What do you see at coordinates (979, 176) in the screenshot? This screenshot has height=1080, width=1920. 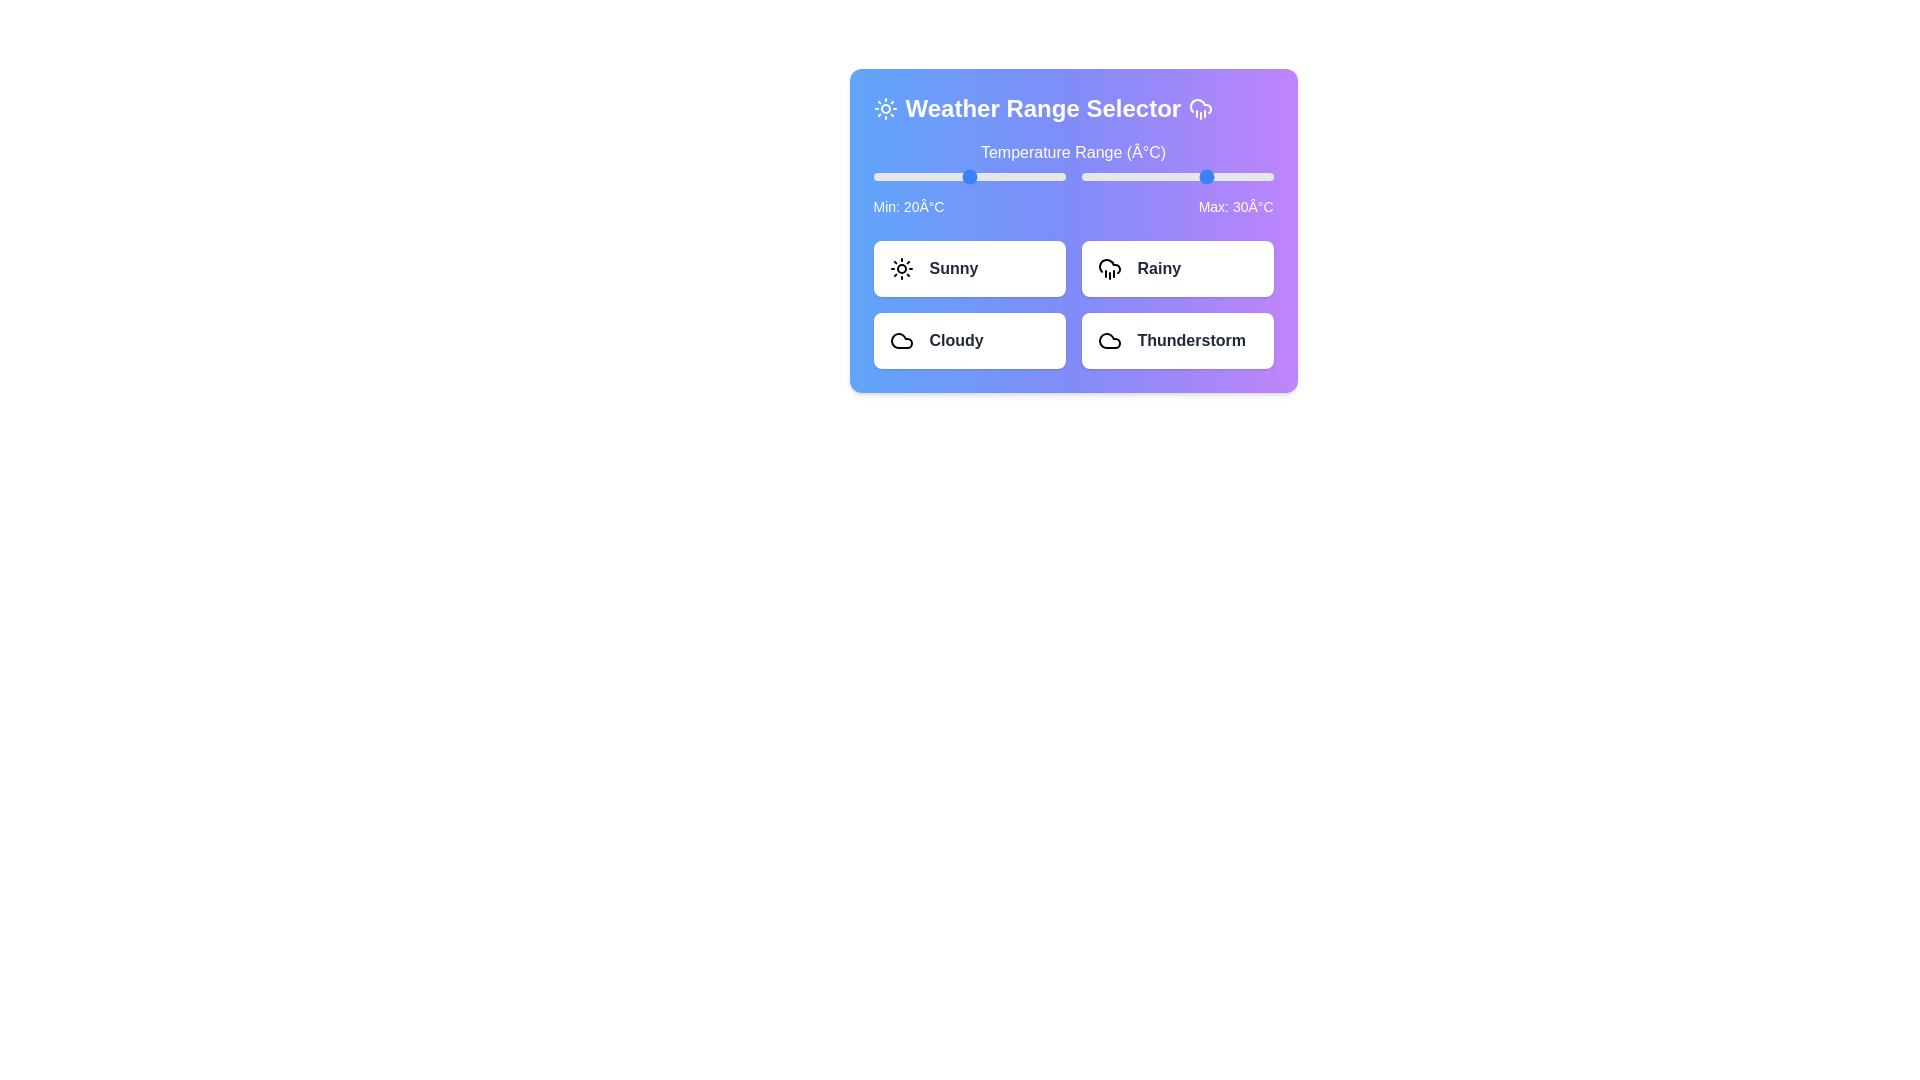 I see `the minimum temperature range slider to 23°C` at bounding box center [979, 176].